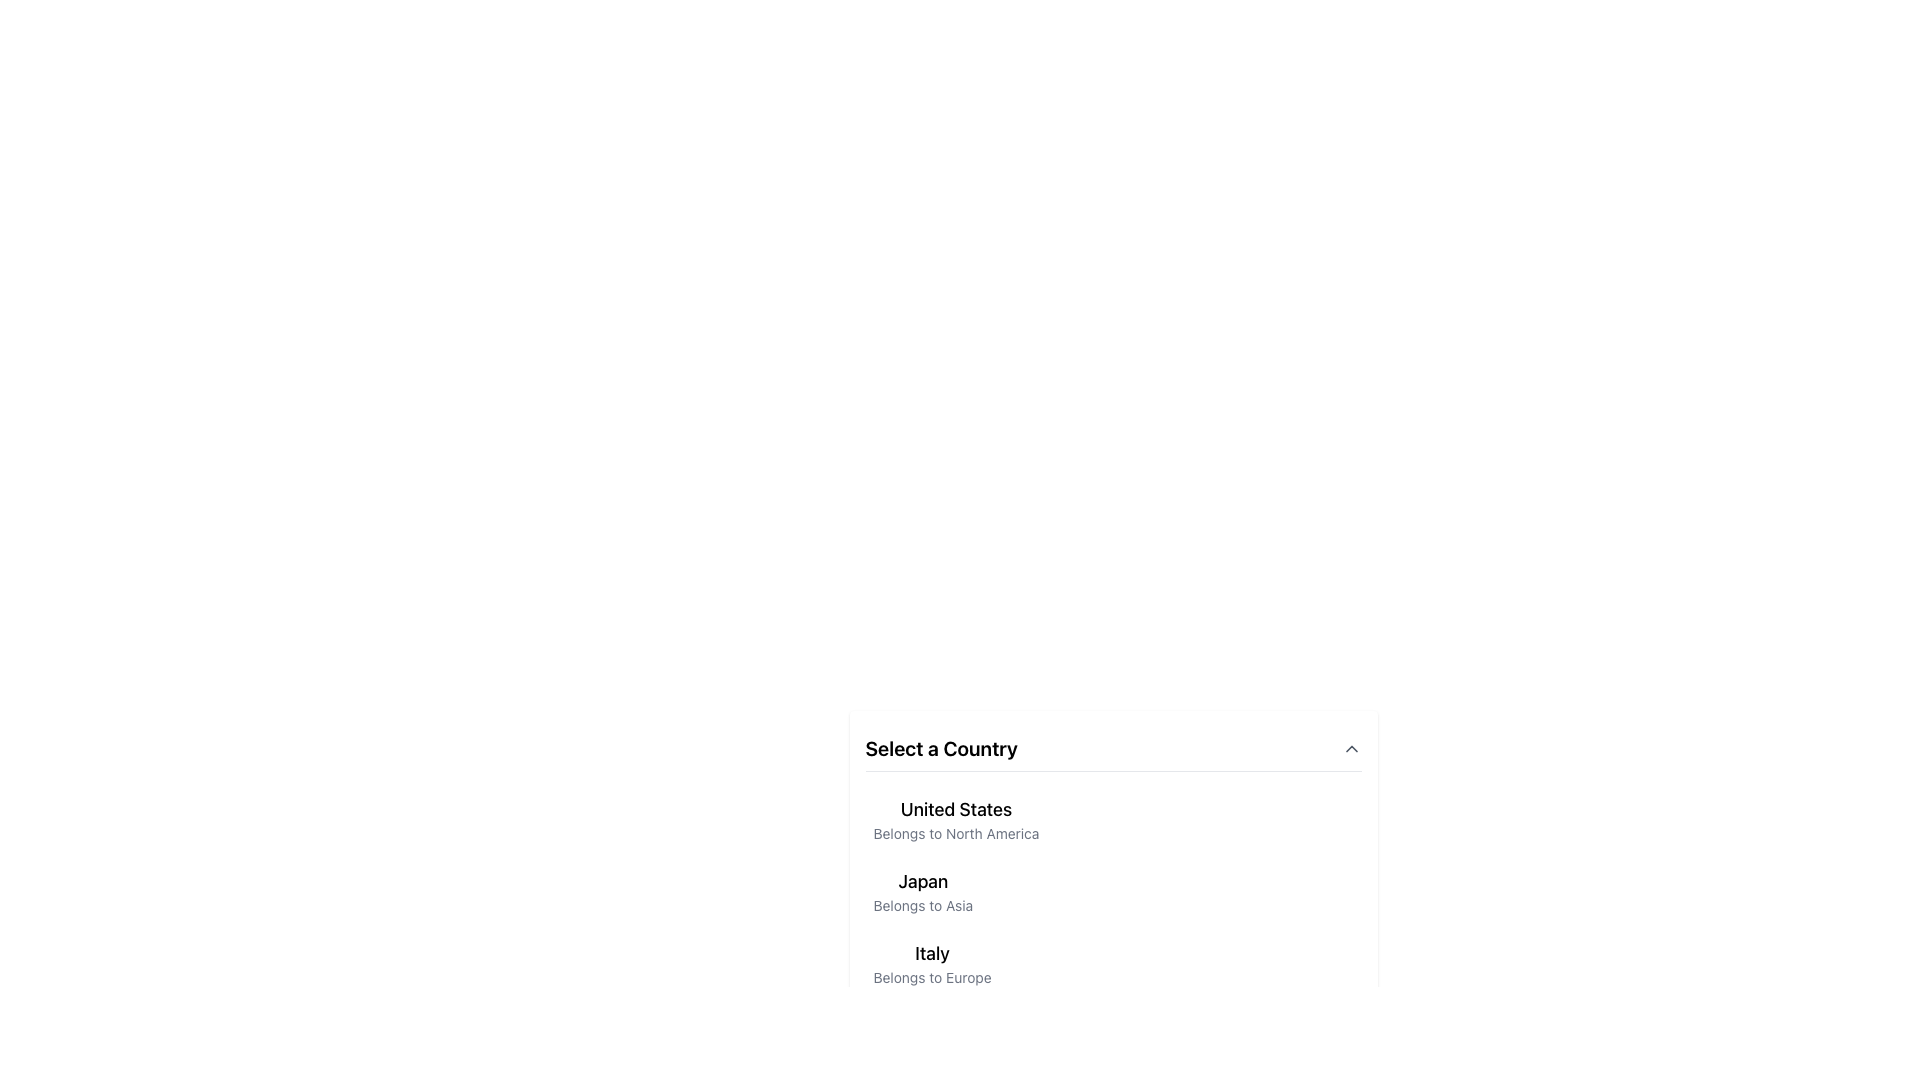  I want to click on displayed text of the 'United States' country label in the selectable list under the 'Select a Country' header, so click(955, 820).